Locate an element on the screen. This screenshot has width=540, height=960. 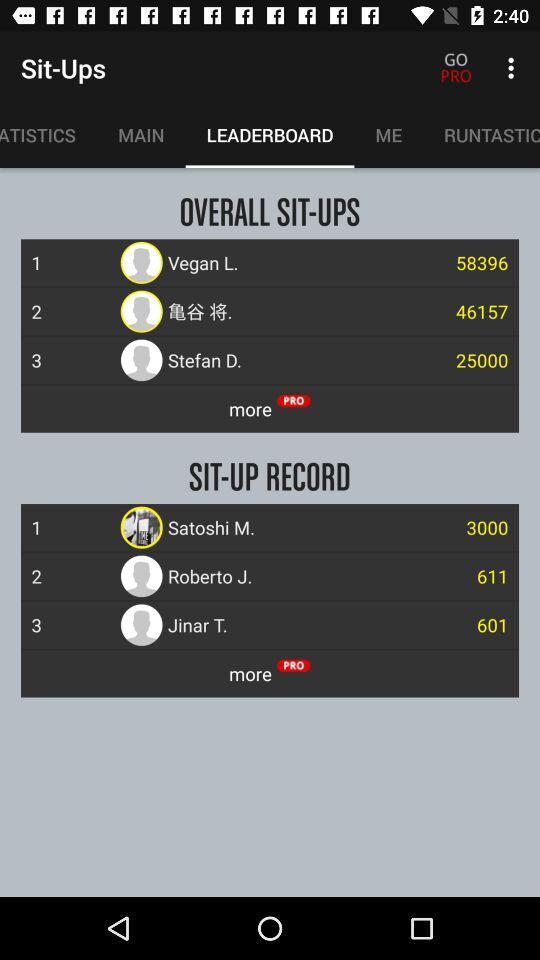
the item above the overall sit-ups is located at coordinates (140, 134).